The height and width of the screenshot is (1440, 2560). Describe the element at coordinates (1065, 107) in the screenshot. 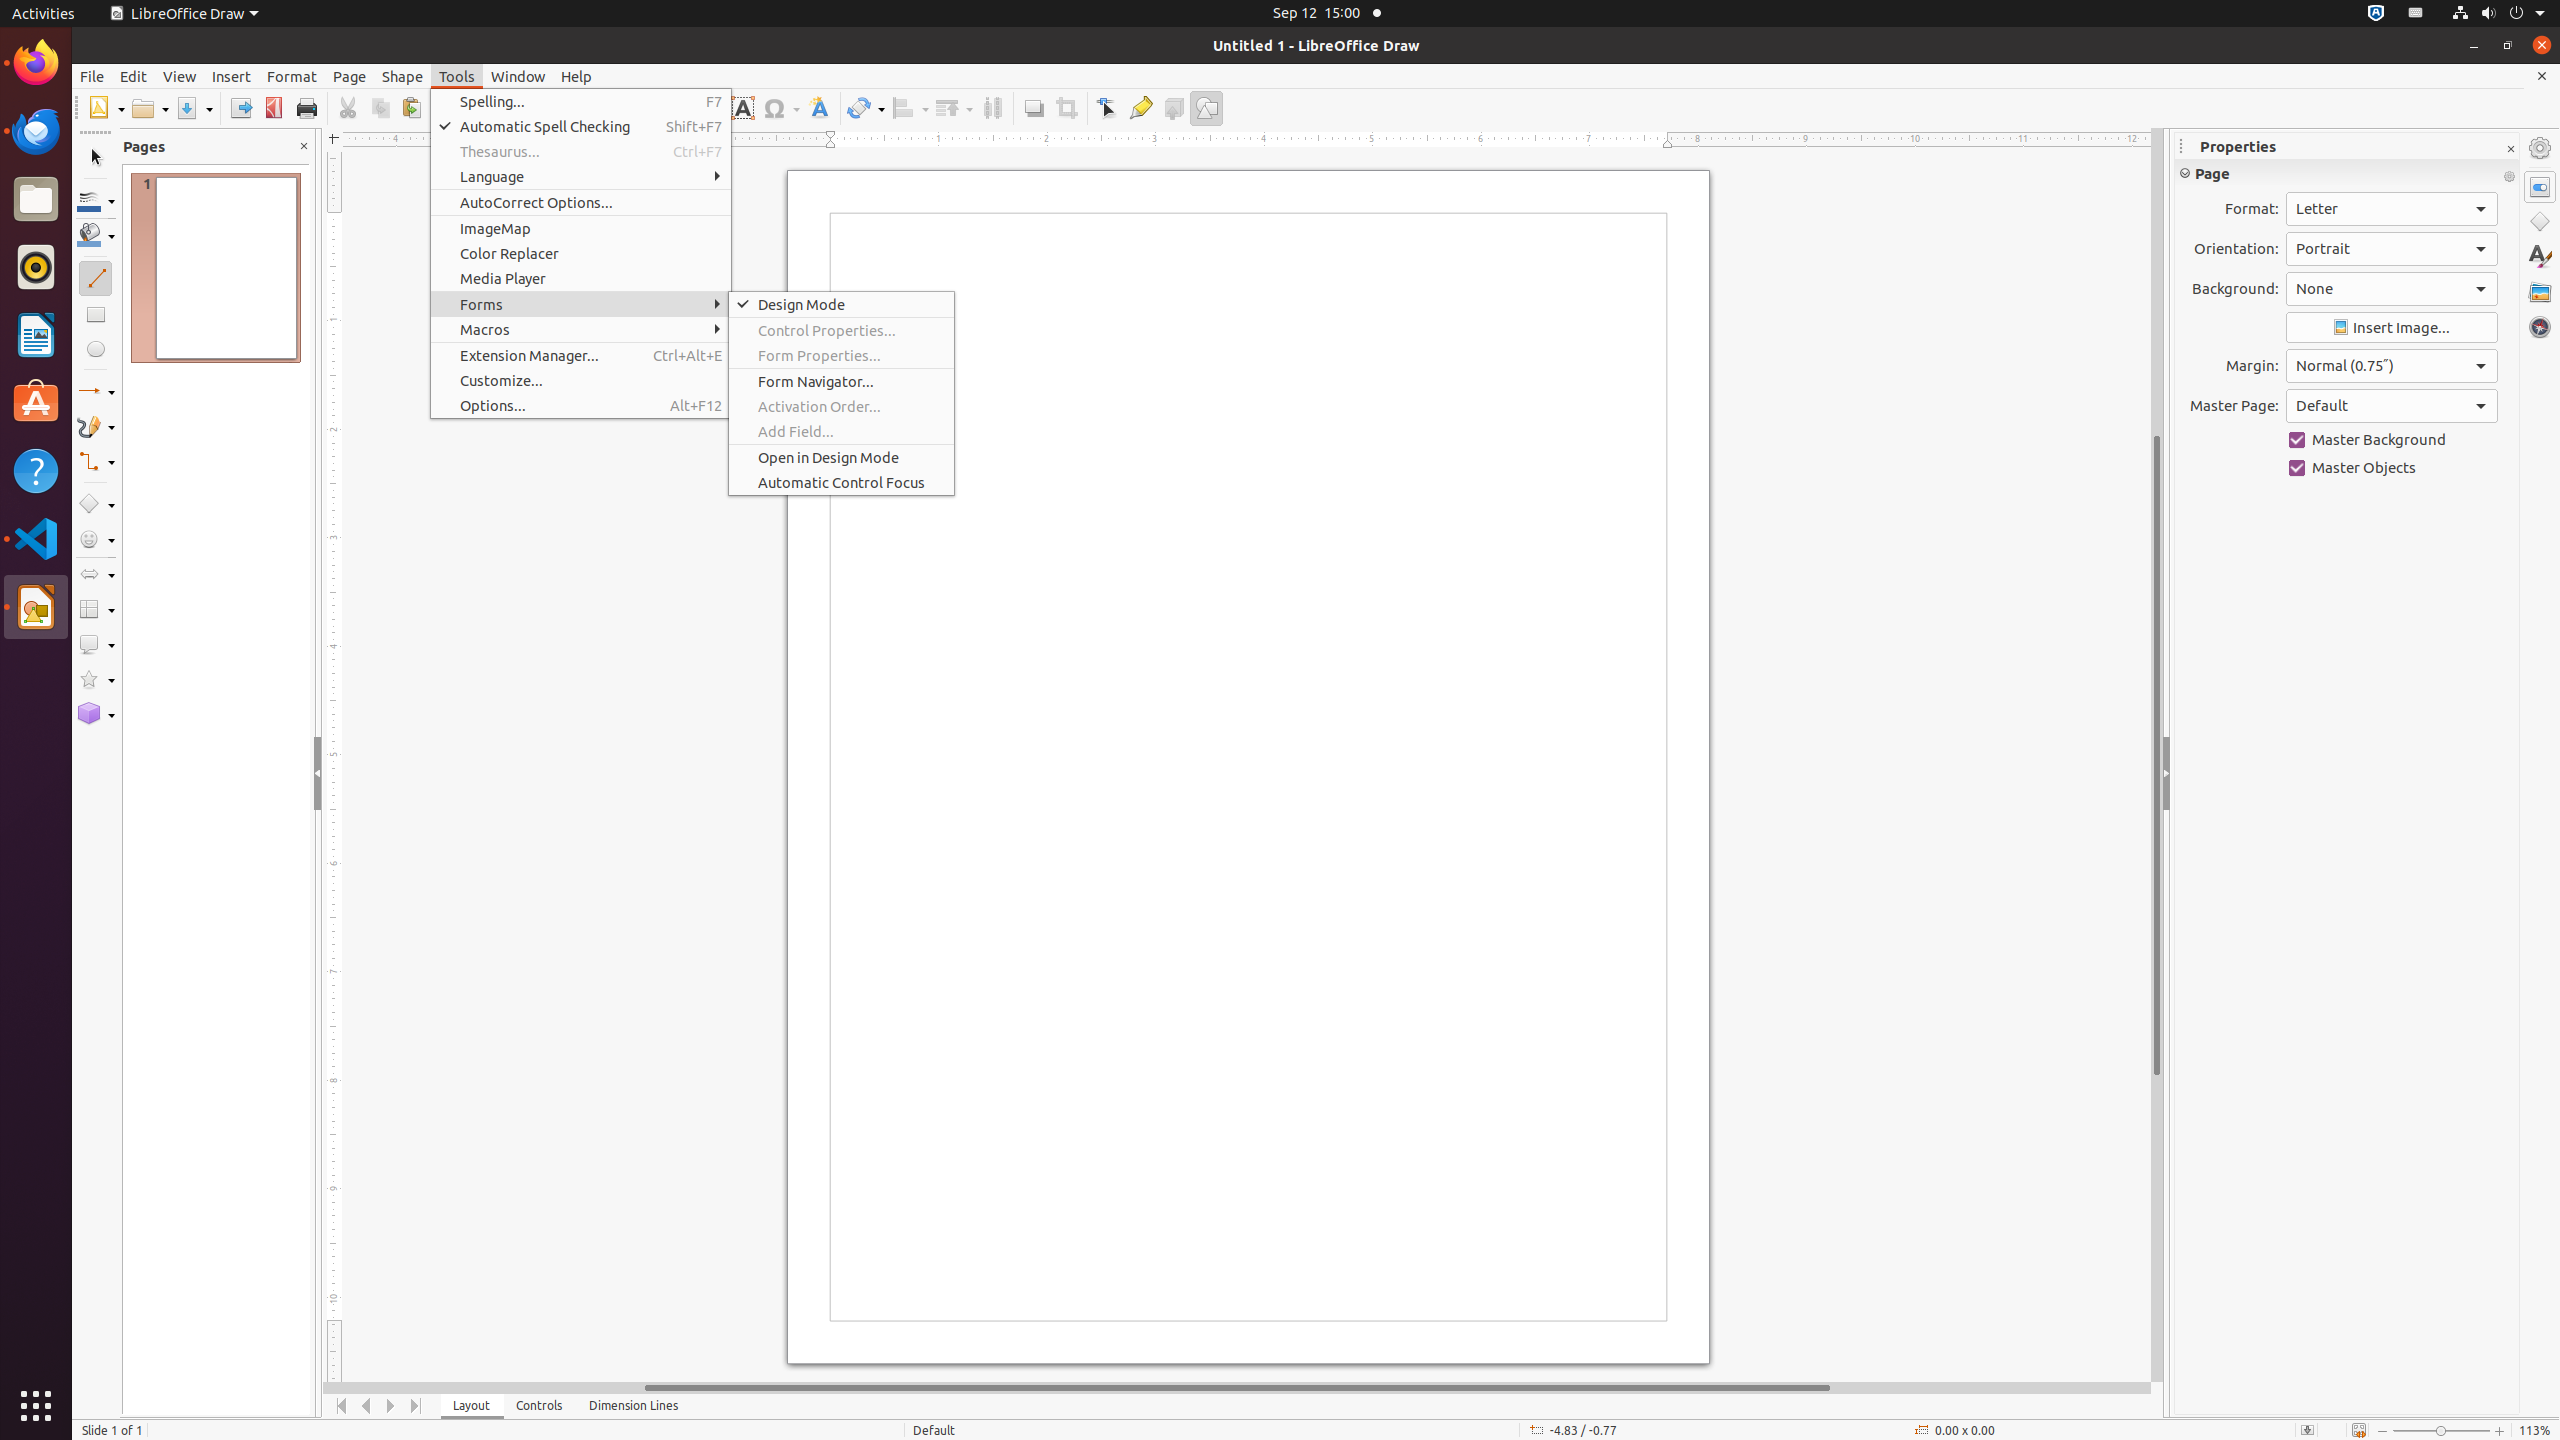

I see `'Crop'` at that location.